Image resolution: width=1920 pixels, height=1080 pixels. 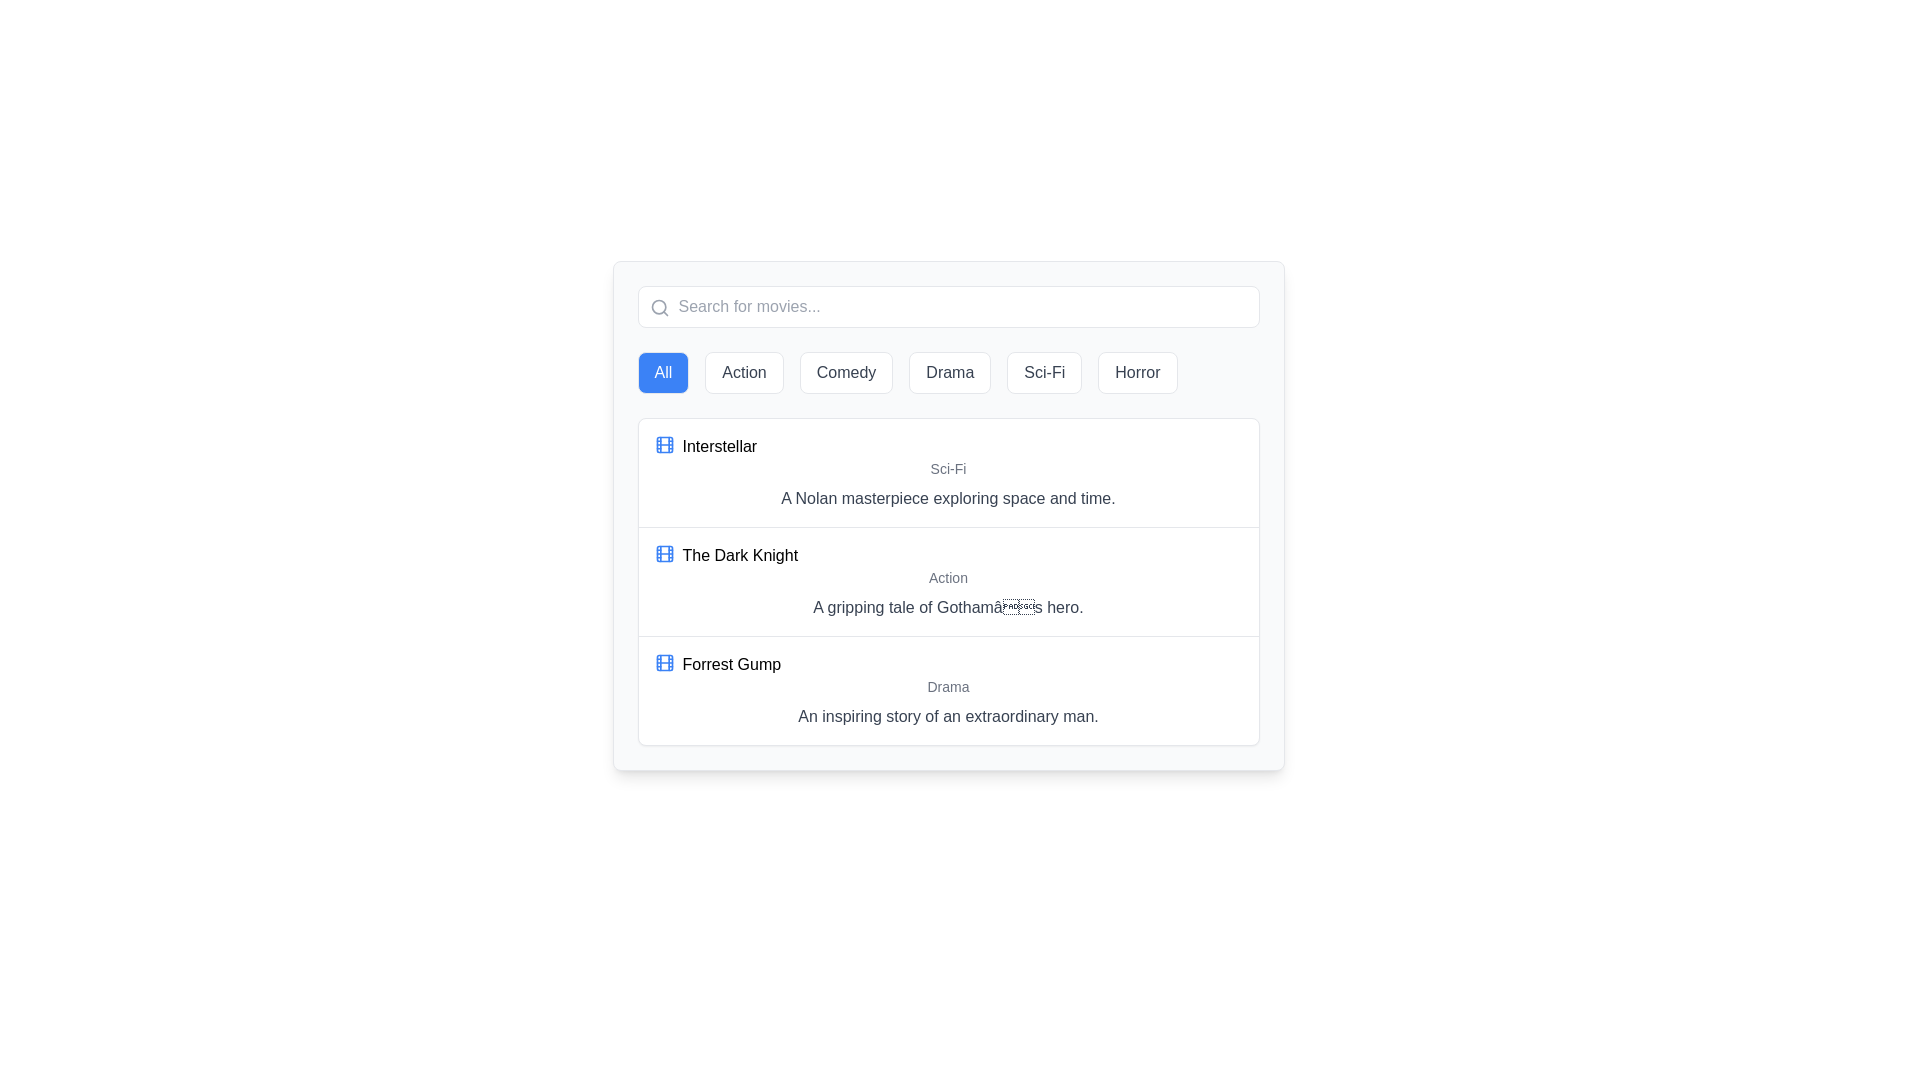 What do you see at coordinates (1043, 373) in the screenshot?
I see `the fifth button in a row, which activates the 'Sci-Fi' filter, located between 'Drama' and 'Horror'` at bounding box center [1043, 373].